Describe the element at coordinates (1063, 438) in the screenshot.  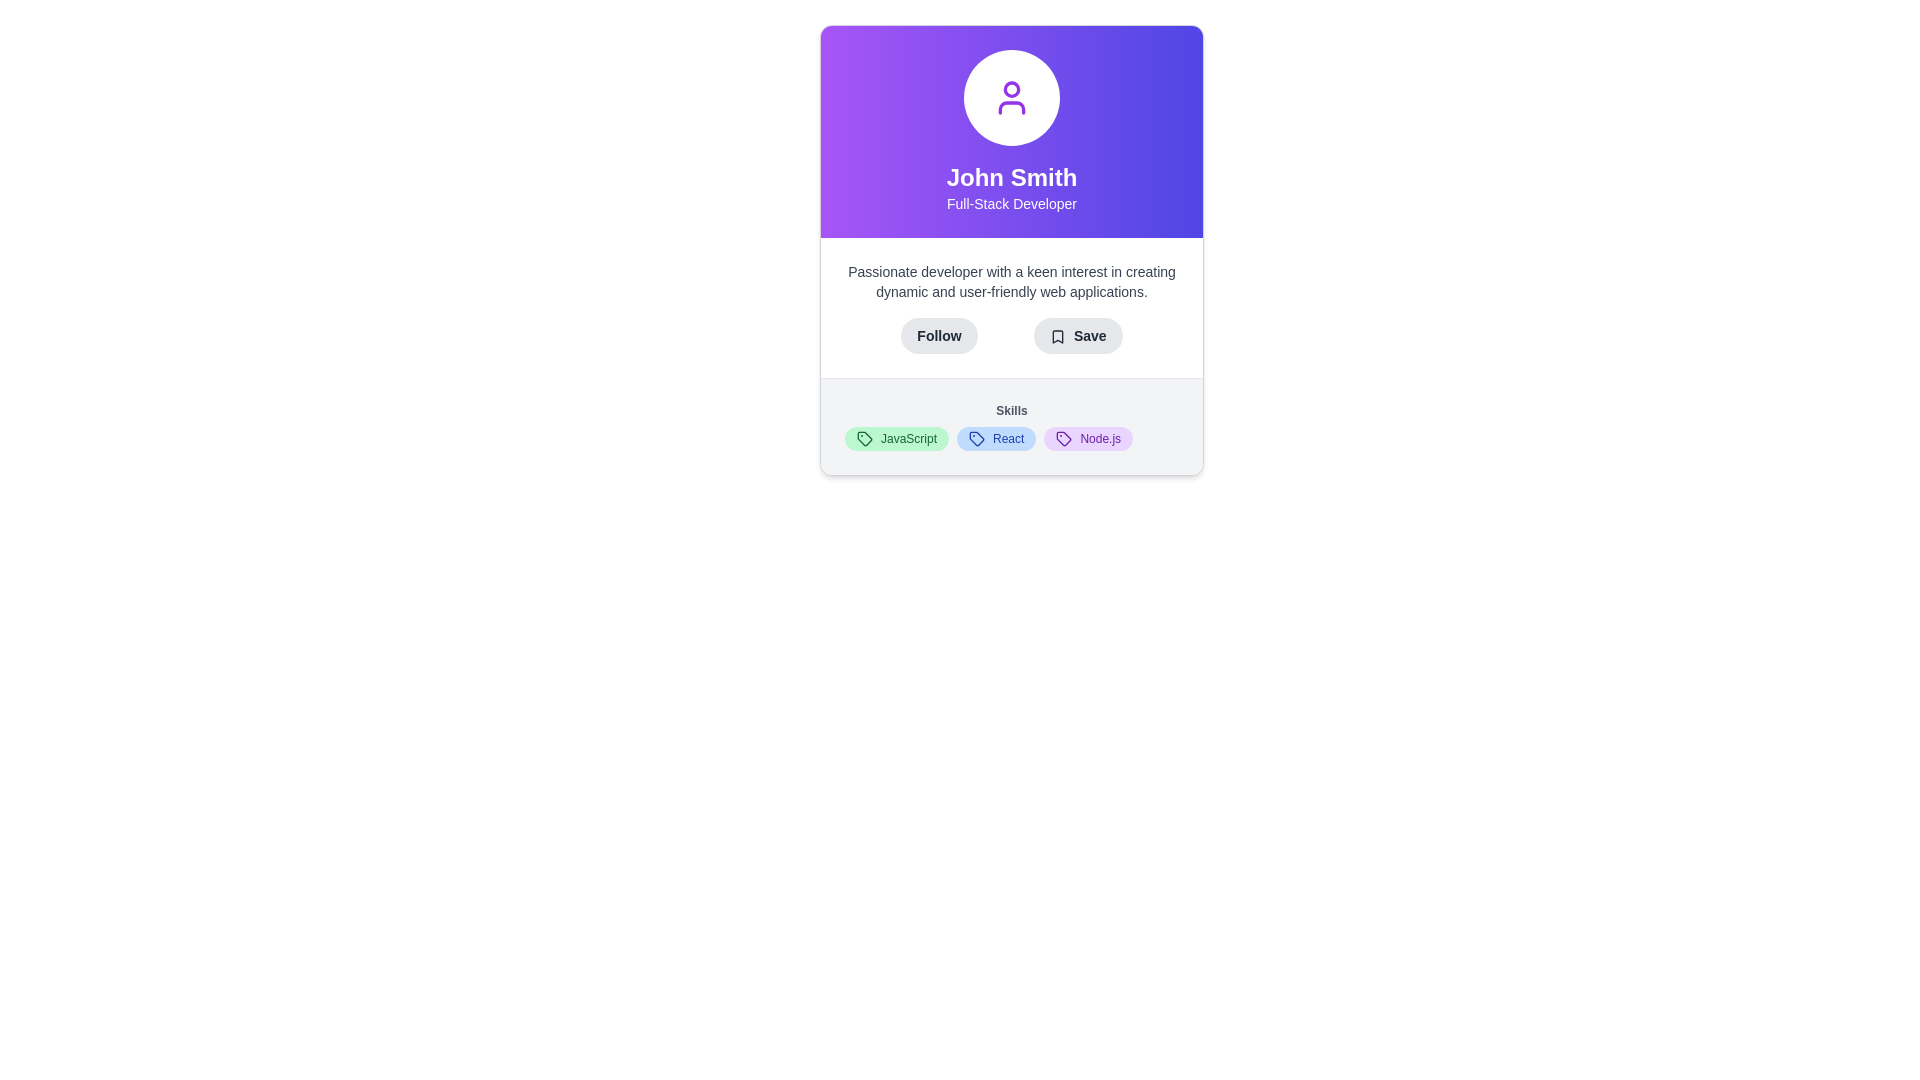
I see `the visual representation of the tag icon located in the center-left portion of the skills labels under the 'Skills' section of the profile card` at that location.